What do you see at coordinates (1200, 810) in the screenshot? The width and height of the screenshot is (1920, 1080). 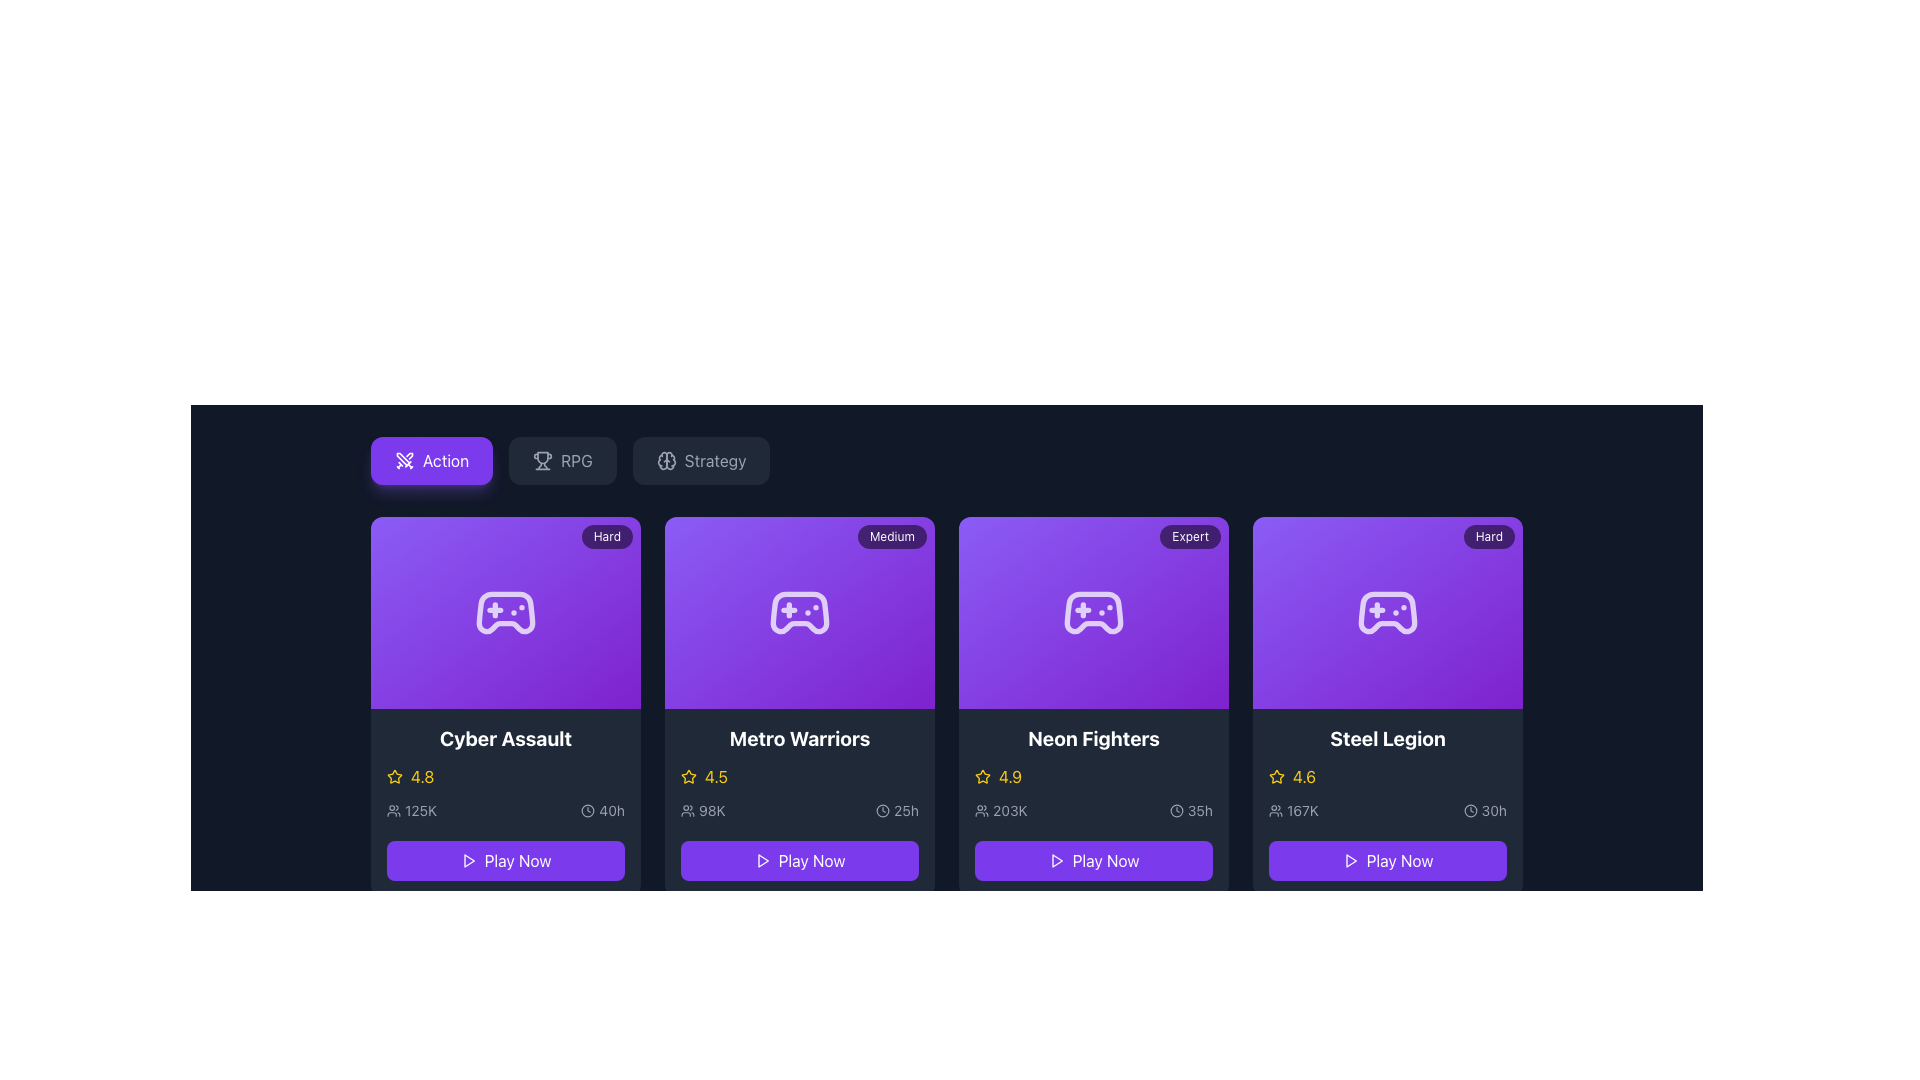 I see `the text label displaying '35h', which is located at the bottom right part of the third card titled 'Neon Fighters' and is aligned with an adjacent clock icon` at bounding box center [1200, 810].